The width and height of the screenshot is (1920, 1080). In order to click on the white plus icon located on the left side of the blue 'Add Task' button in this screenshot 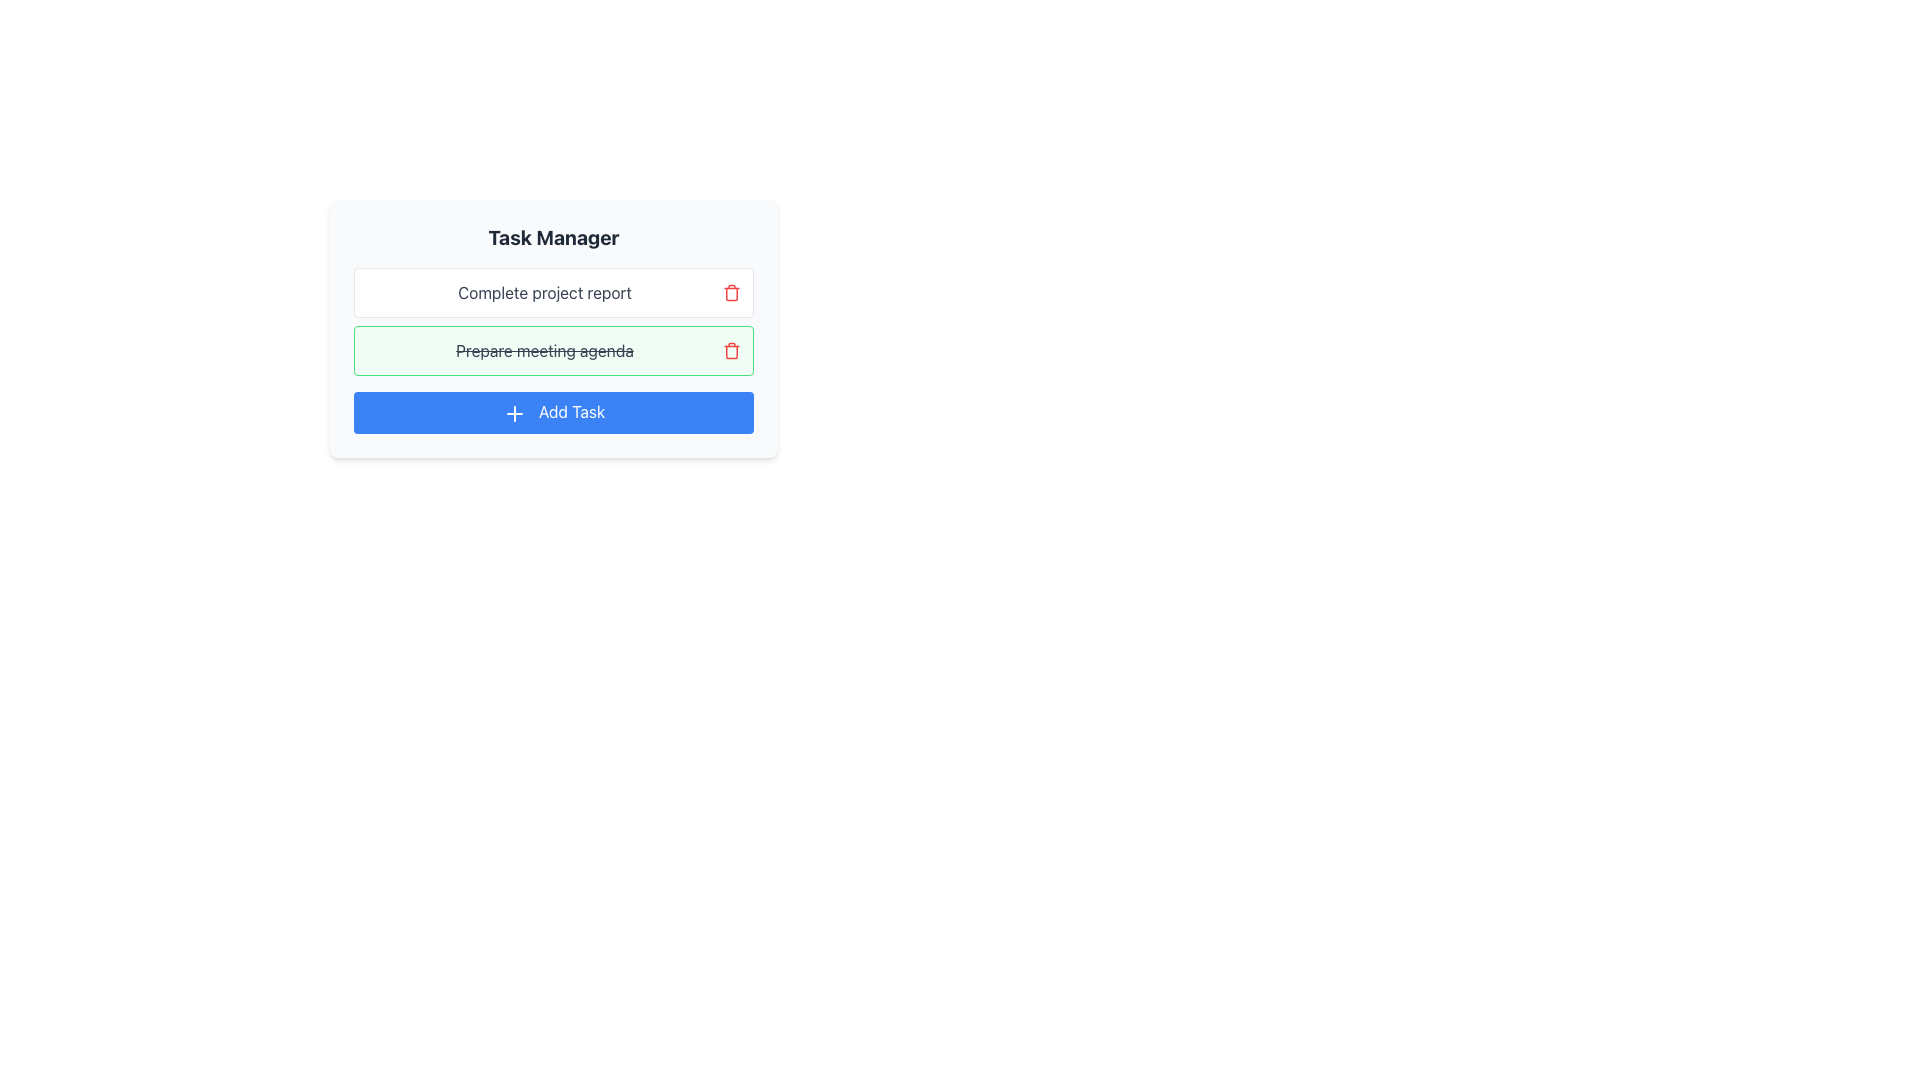, I will do `click(514, 412)`.